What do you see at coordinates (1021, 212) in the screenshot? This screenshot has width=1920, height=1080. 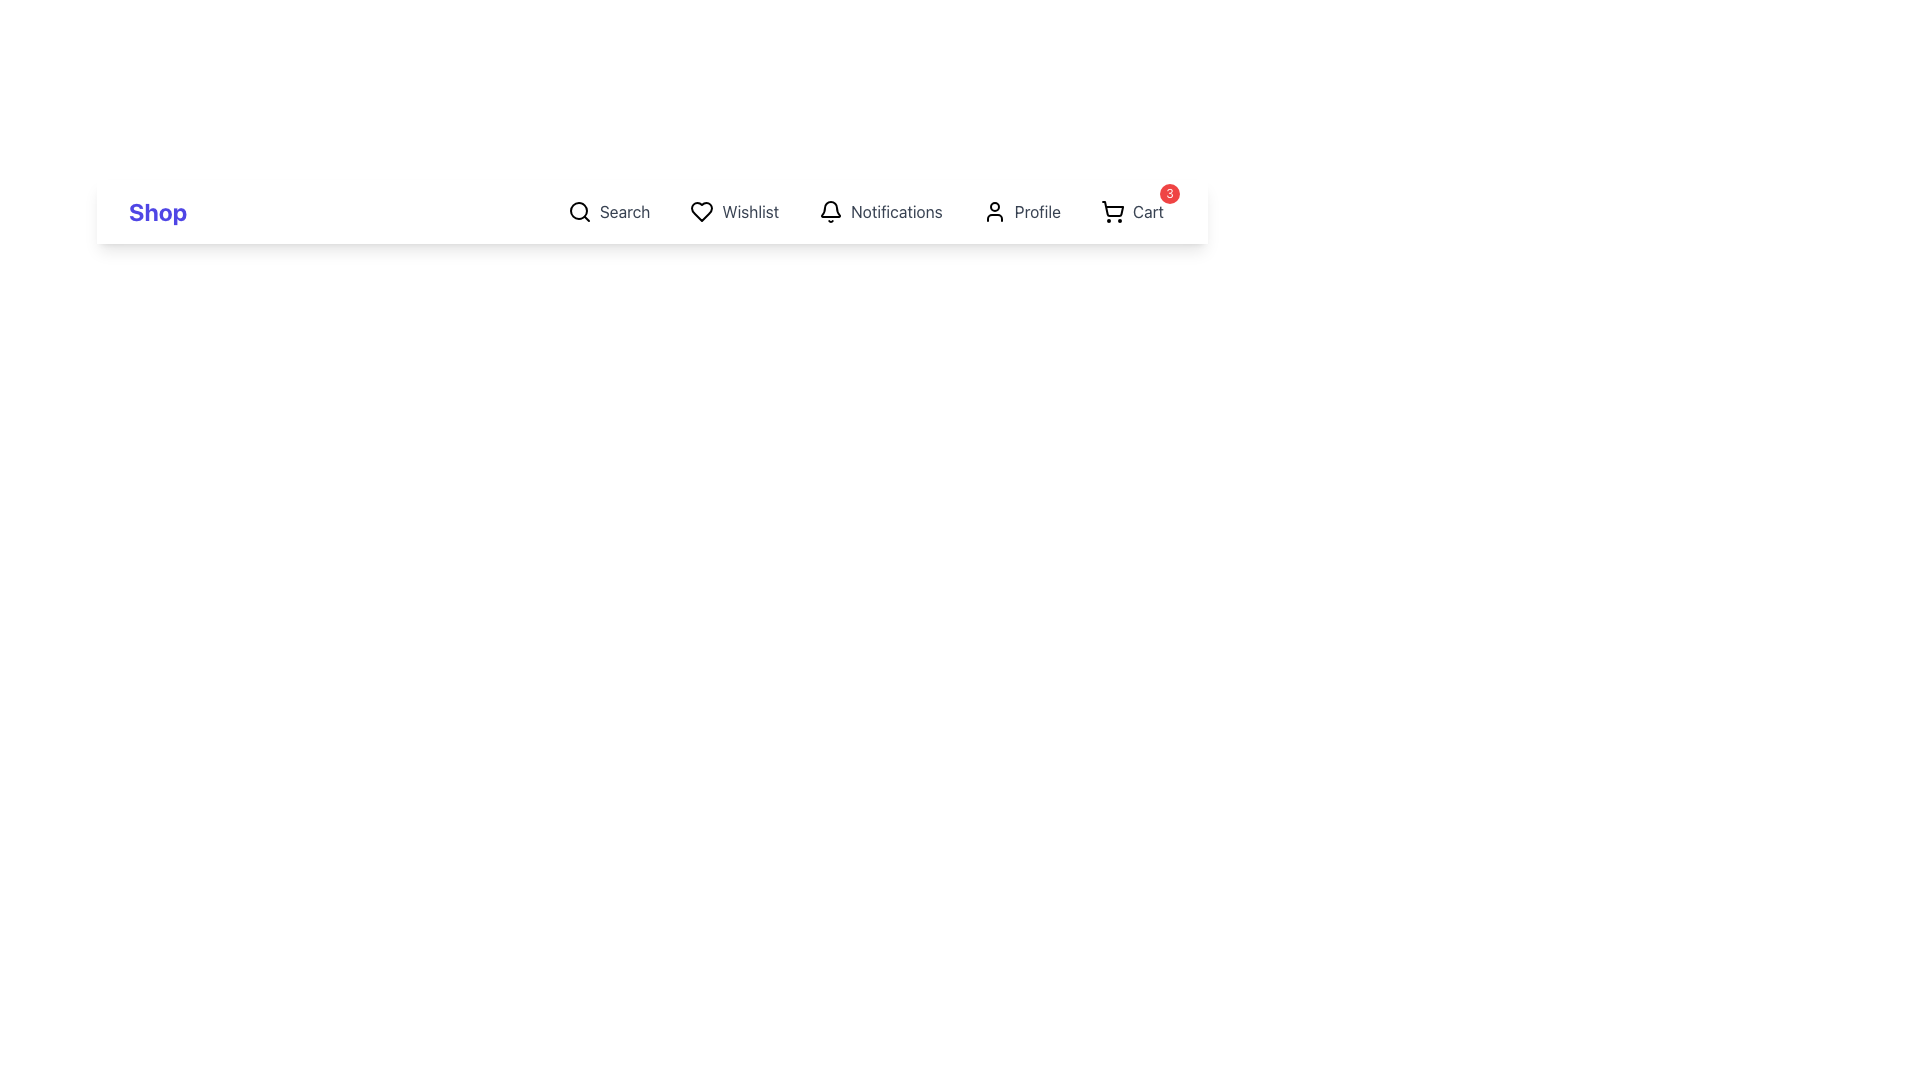 I see `the 'Profile' button in the navigation bar` at bounding box center [1021, 212].